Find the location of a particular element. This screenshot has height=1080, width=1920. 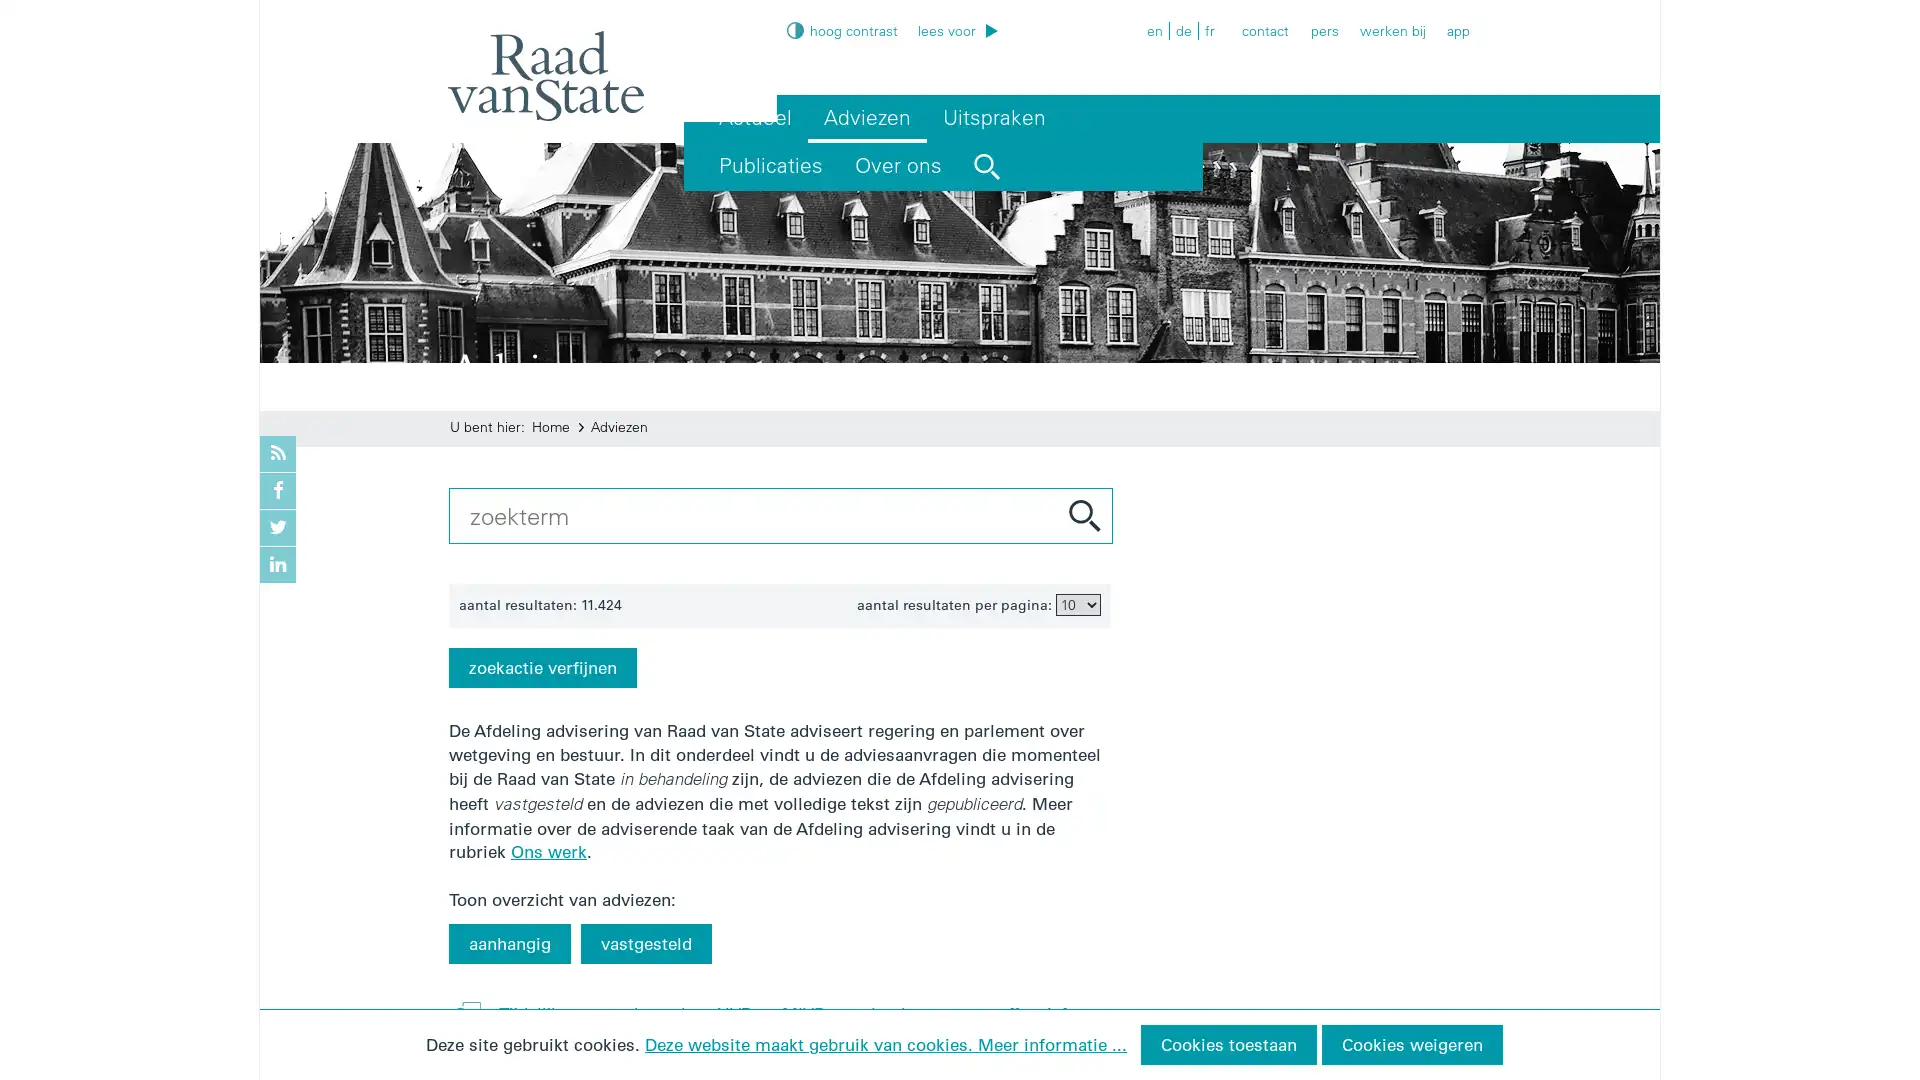

Cookies toestaan is located at coordinates (1227, 1044).